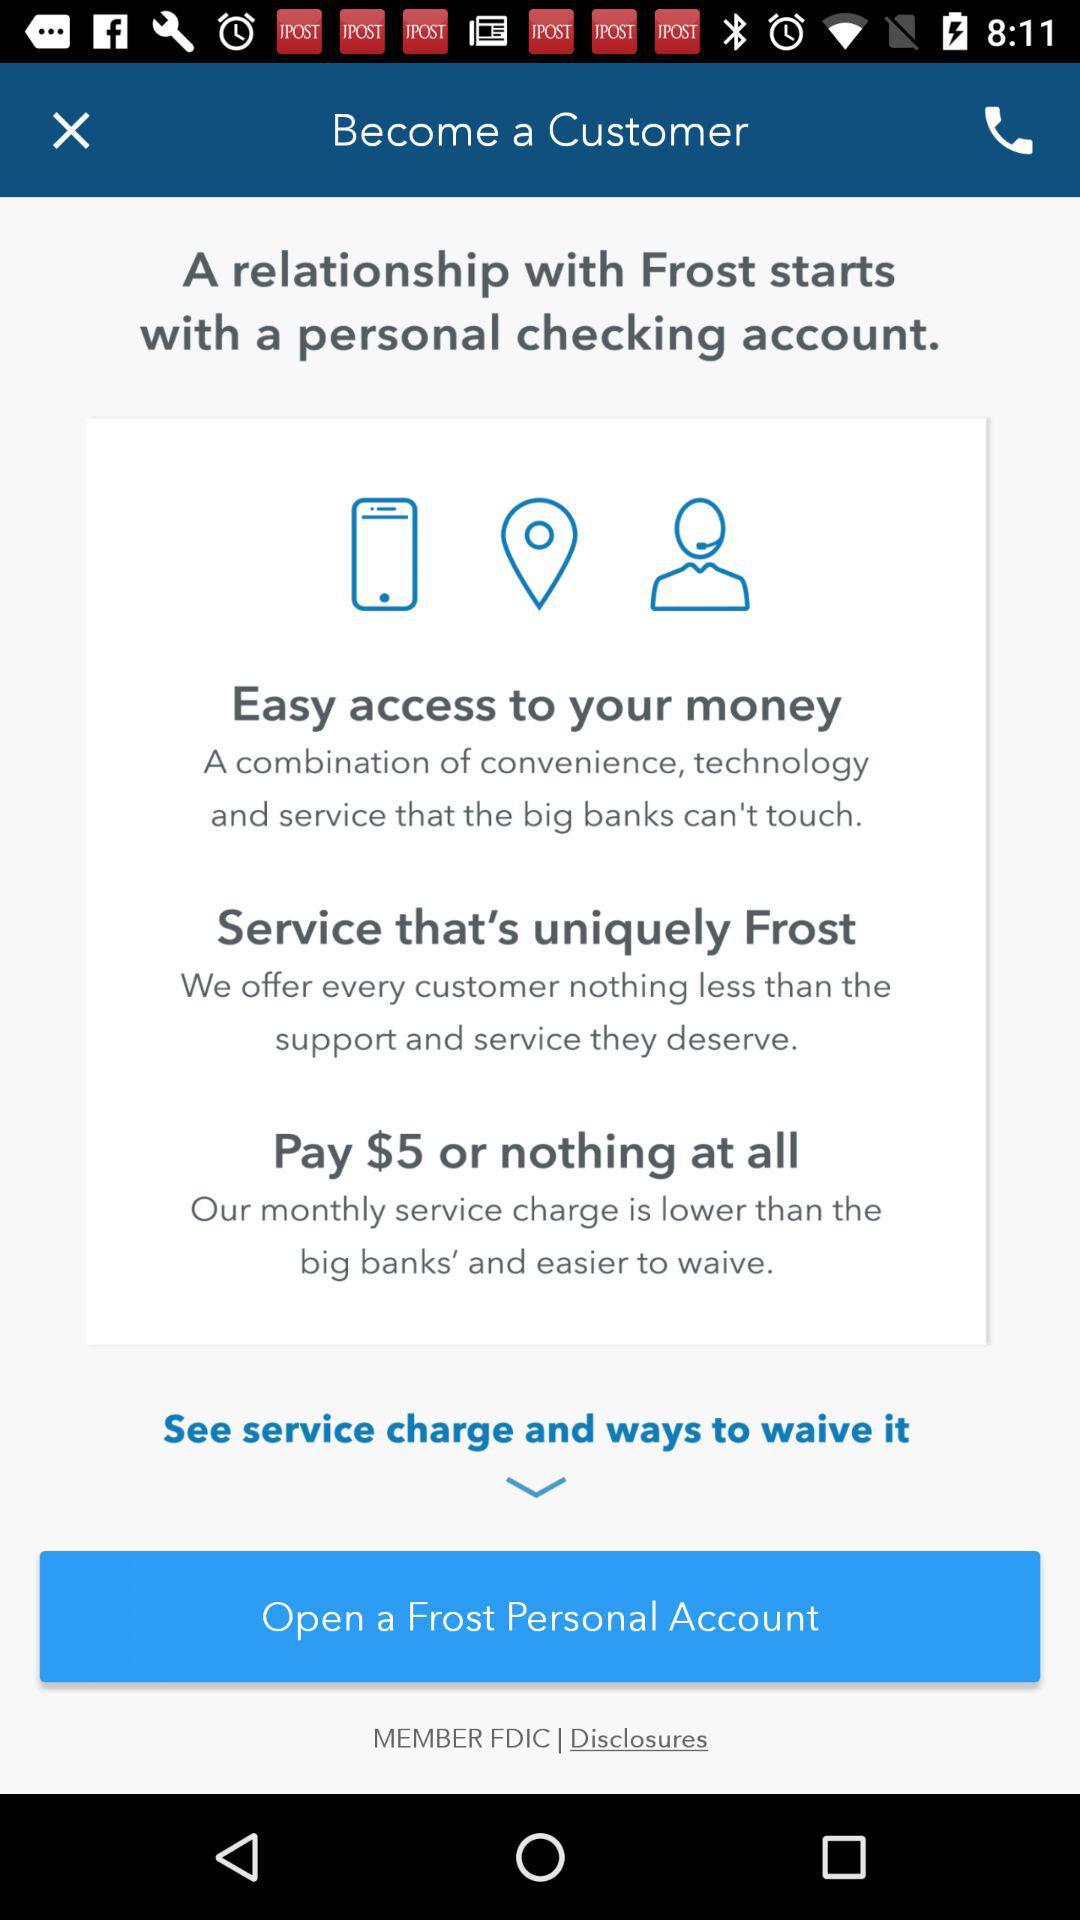  Describe the element at coordinates (540, 1616) in the screenshot. I see `open a frost item` at that location.